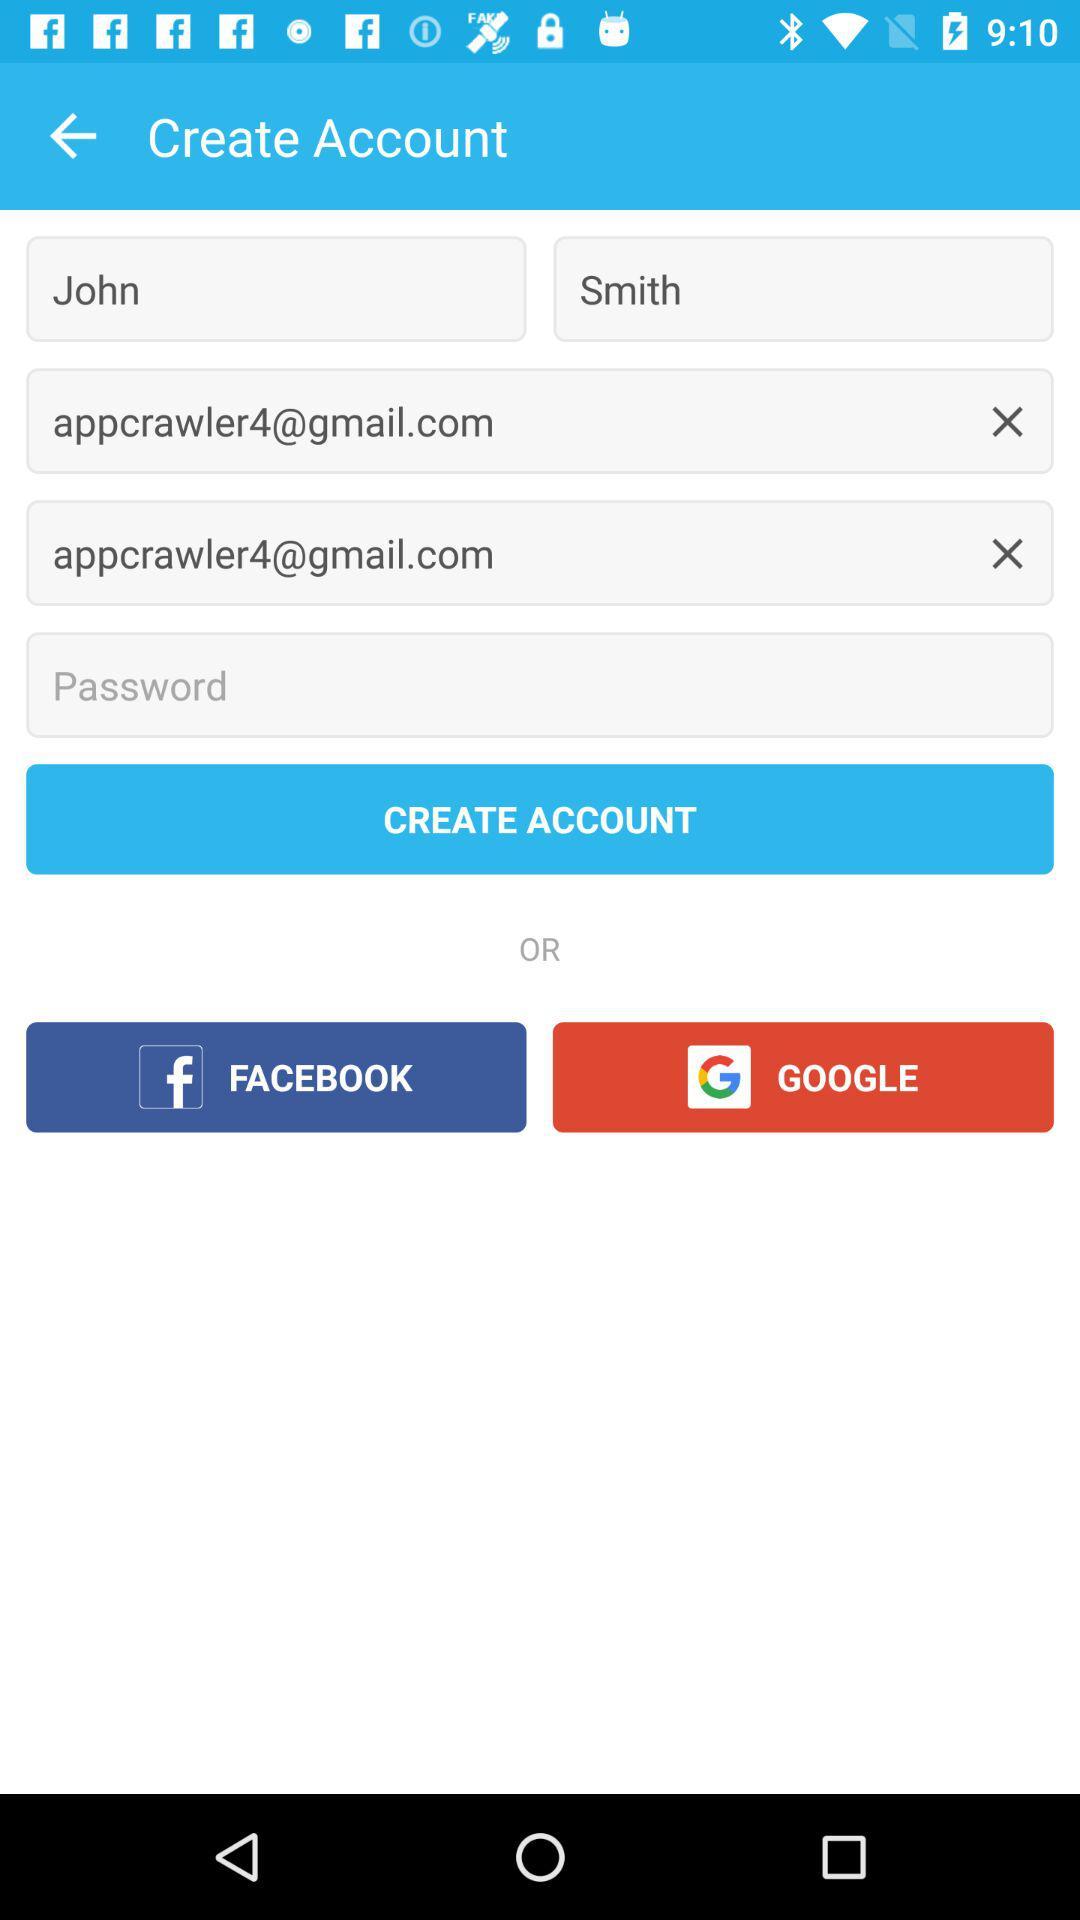  Describe the element at coordinates (72, 135) in the screenshot. I see `the item above john` at that location.